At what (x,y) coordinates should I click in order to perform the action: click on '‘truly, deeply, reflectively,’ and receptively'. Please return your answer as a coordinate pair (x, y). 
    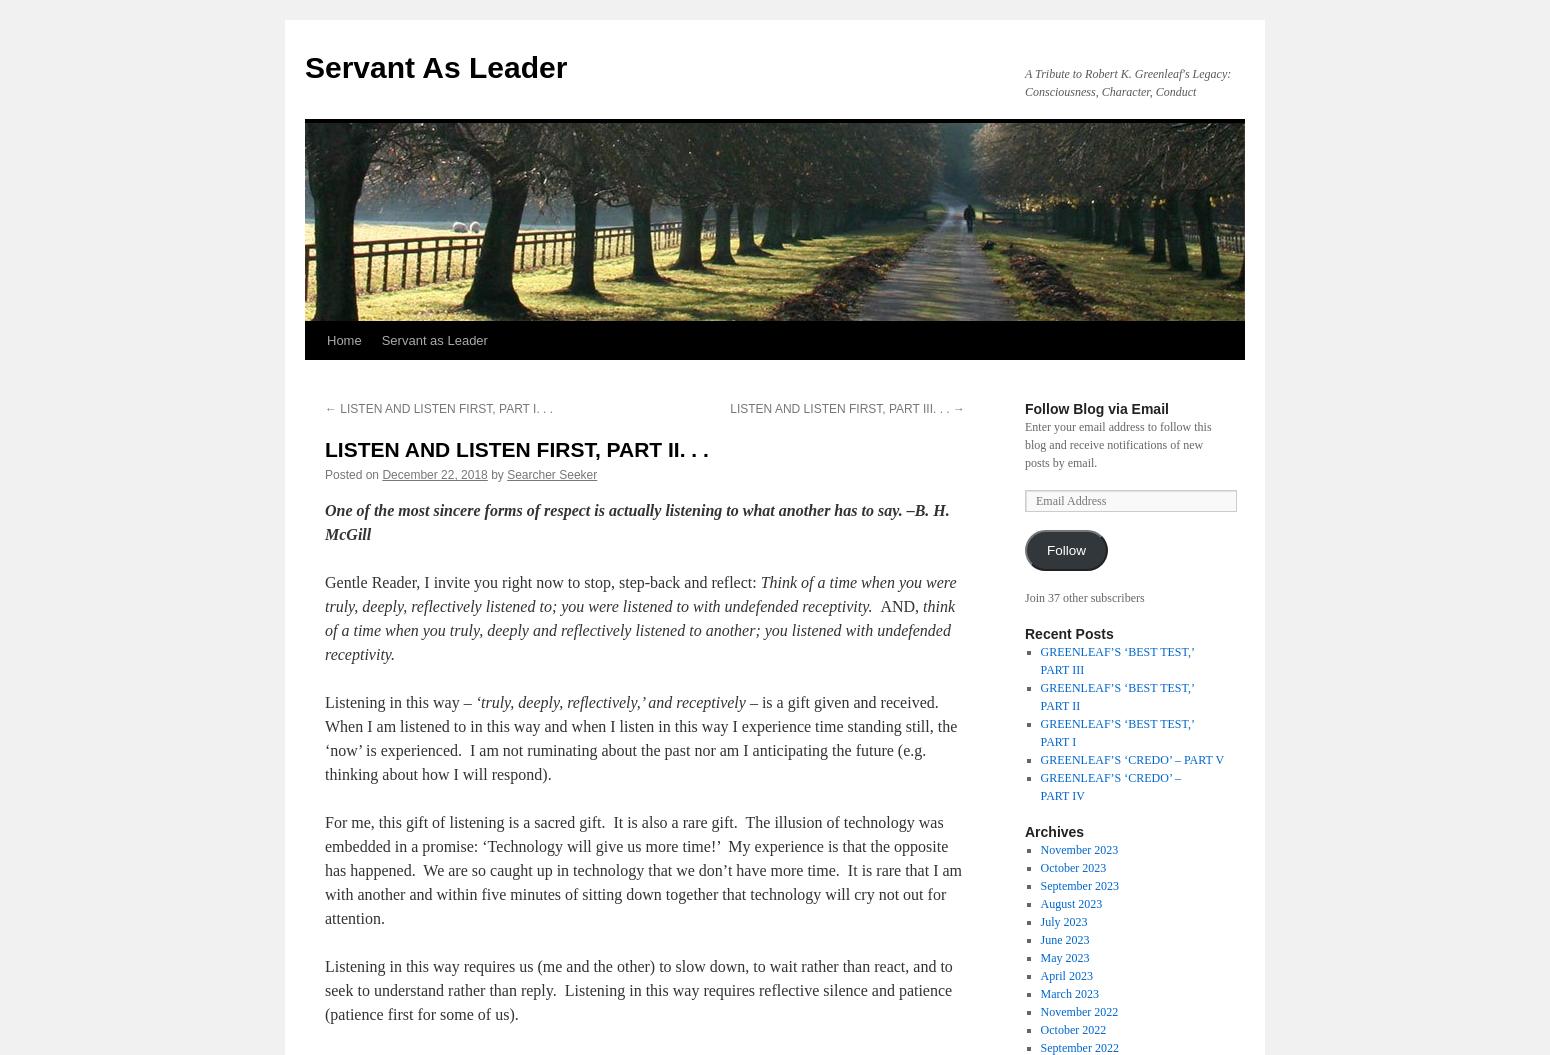
    Looking at the image, I should click on (611, 701).